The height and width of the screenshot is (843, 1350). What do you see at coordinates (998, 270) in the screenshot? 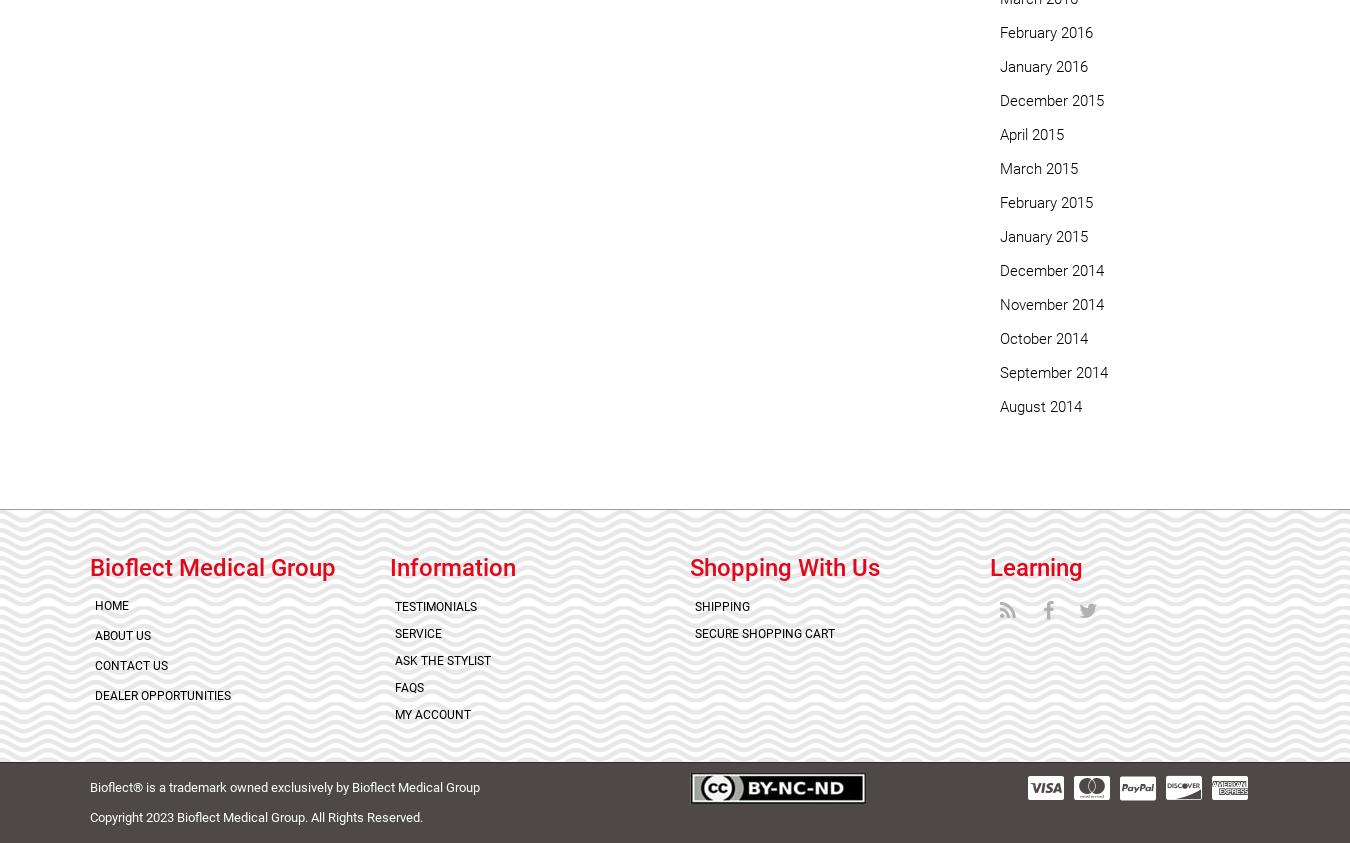
I see `'December 2014'` at bounding box center [998, 270].